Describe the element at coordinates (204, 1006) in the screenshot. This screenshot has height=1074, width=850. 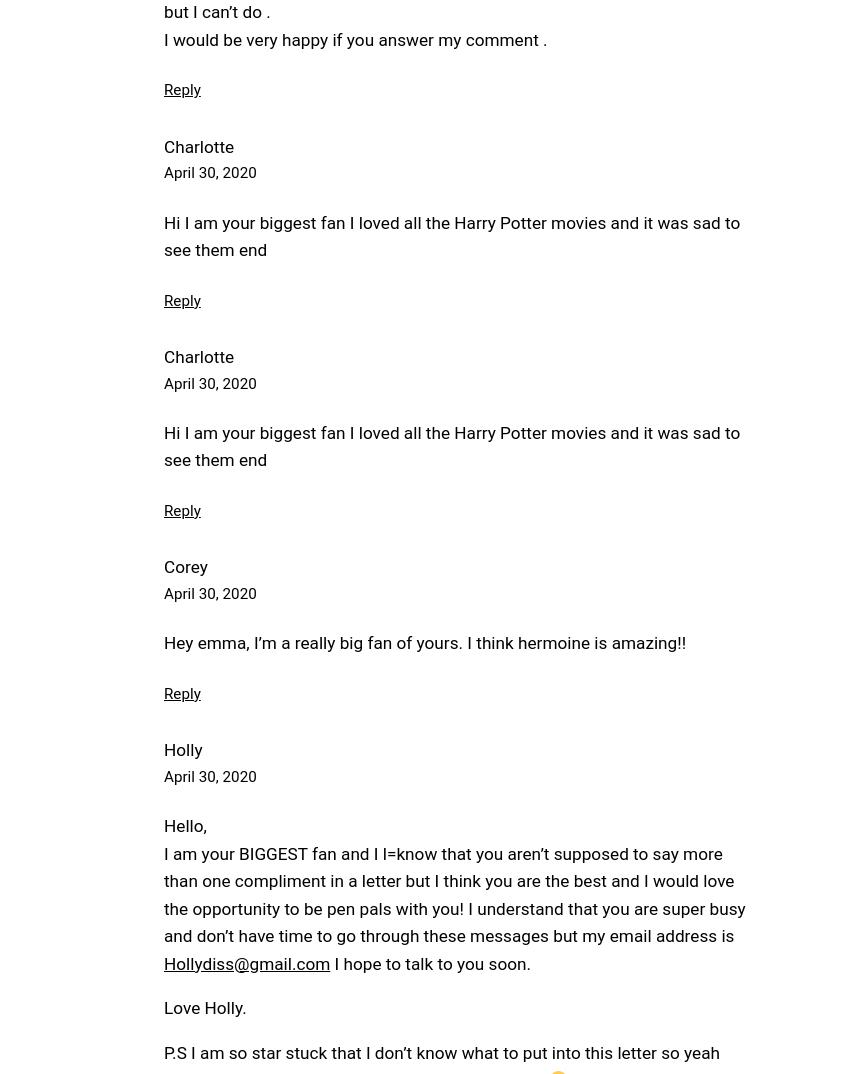
I see `'Love Holly.'` at that location.